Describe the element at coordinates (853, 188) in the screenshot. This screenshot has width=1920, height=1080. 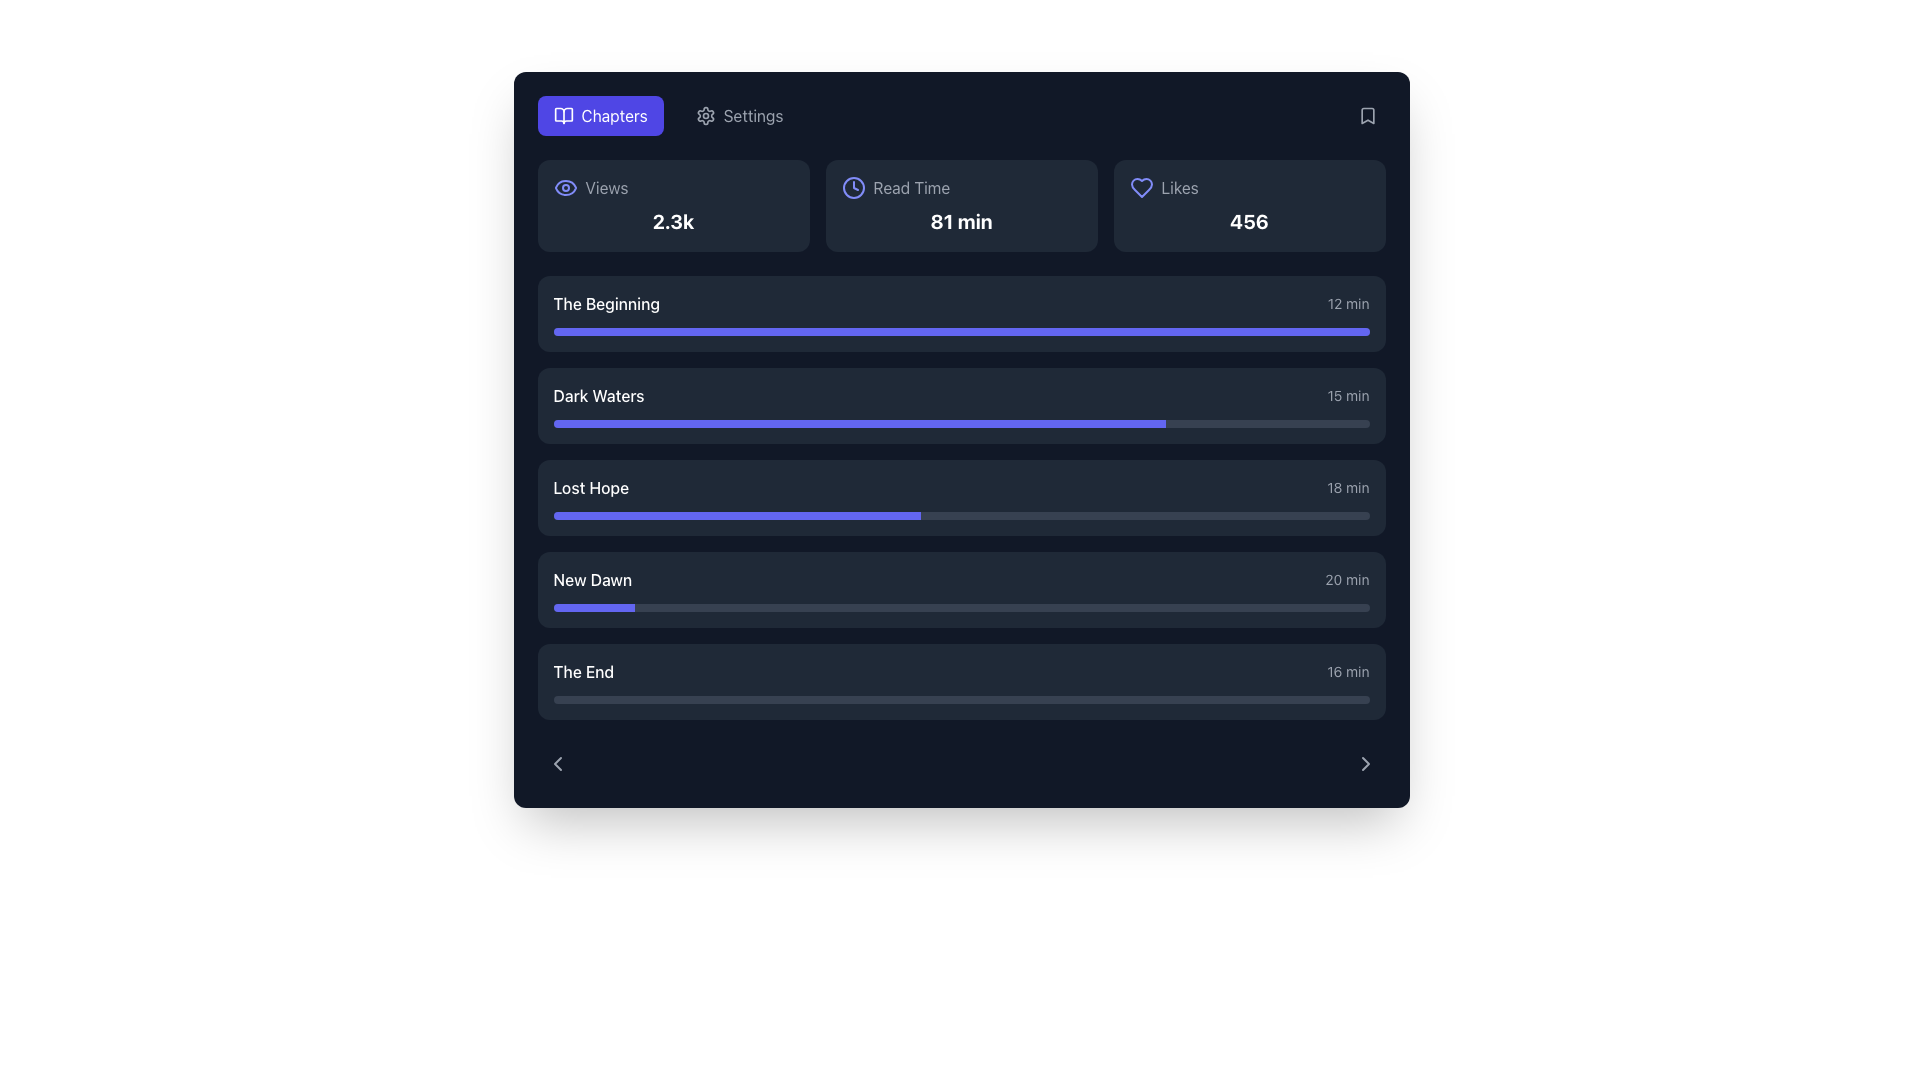
I see `the decorative icon located to the left of the 'Read Time' text in the statistics header section` at that location.